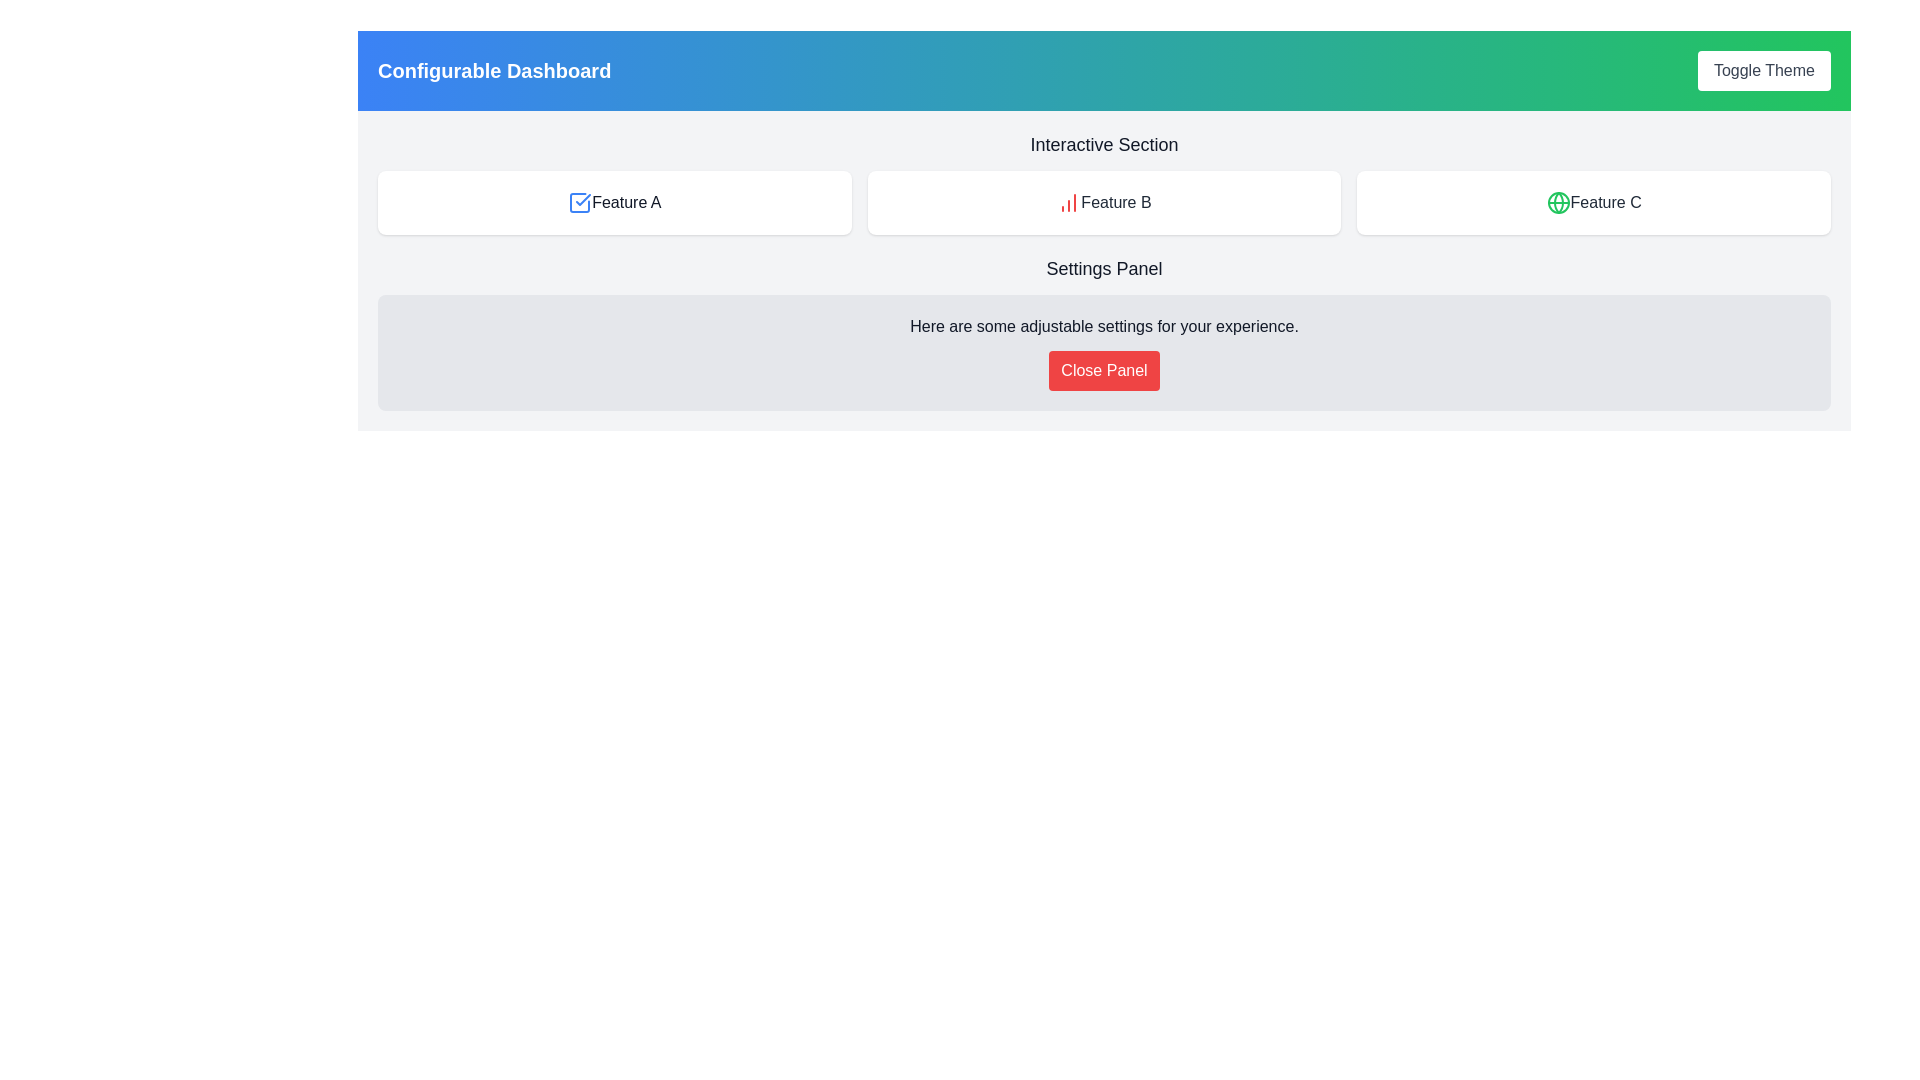 Image resolution: width=1920 pixels, height=1080 pixels. I want to click on the 'Close Panel' button, which has a red background and white text, so click(1103, 370).